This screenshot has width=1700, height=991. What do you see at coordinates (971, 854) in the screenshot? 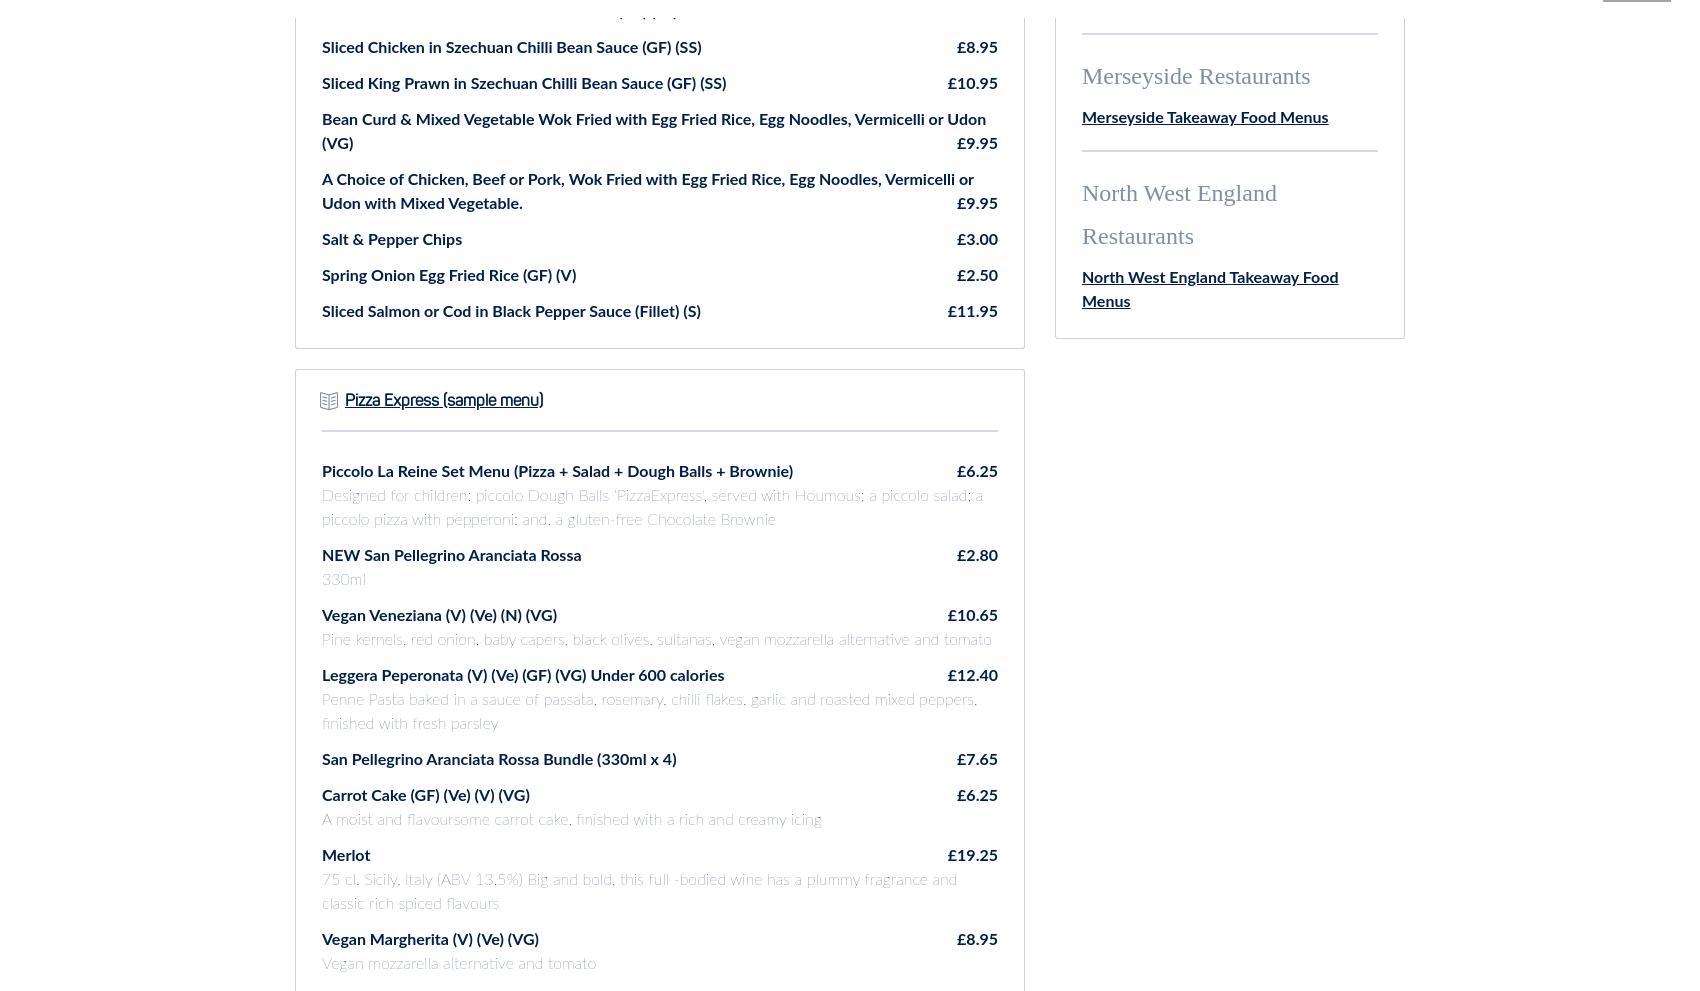
I see `'£19.25'` at bounding box center [971, 854].